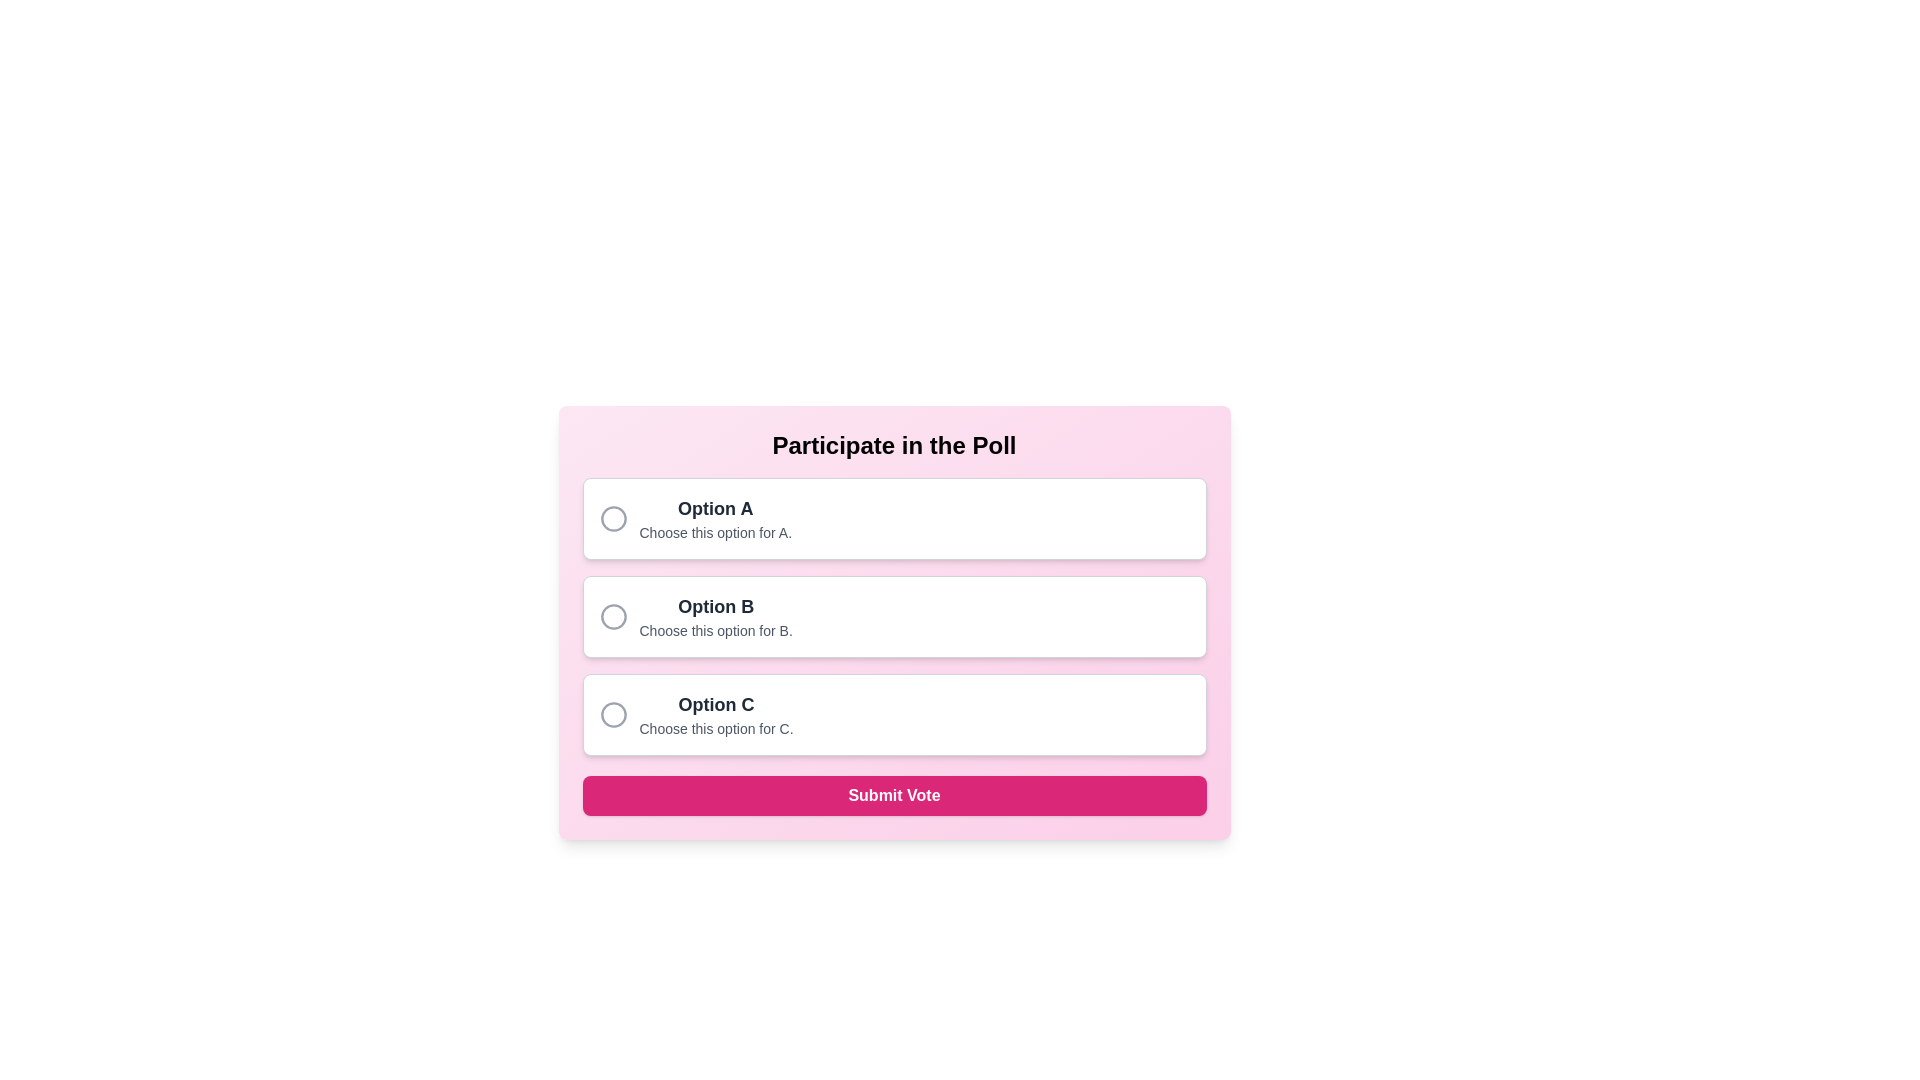 This screenshot has height=1080, width=1920. Describe the element at coordinates (612, 518) in the screenshot. I see `the circular radio button indicator located in the 'Option A' poll option block` at that location.